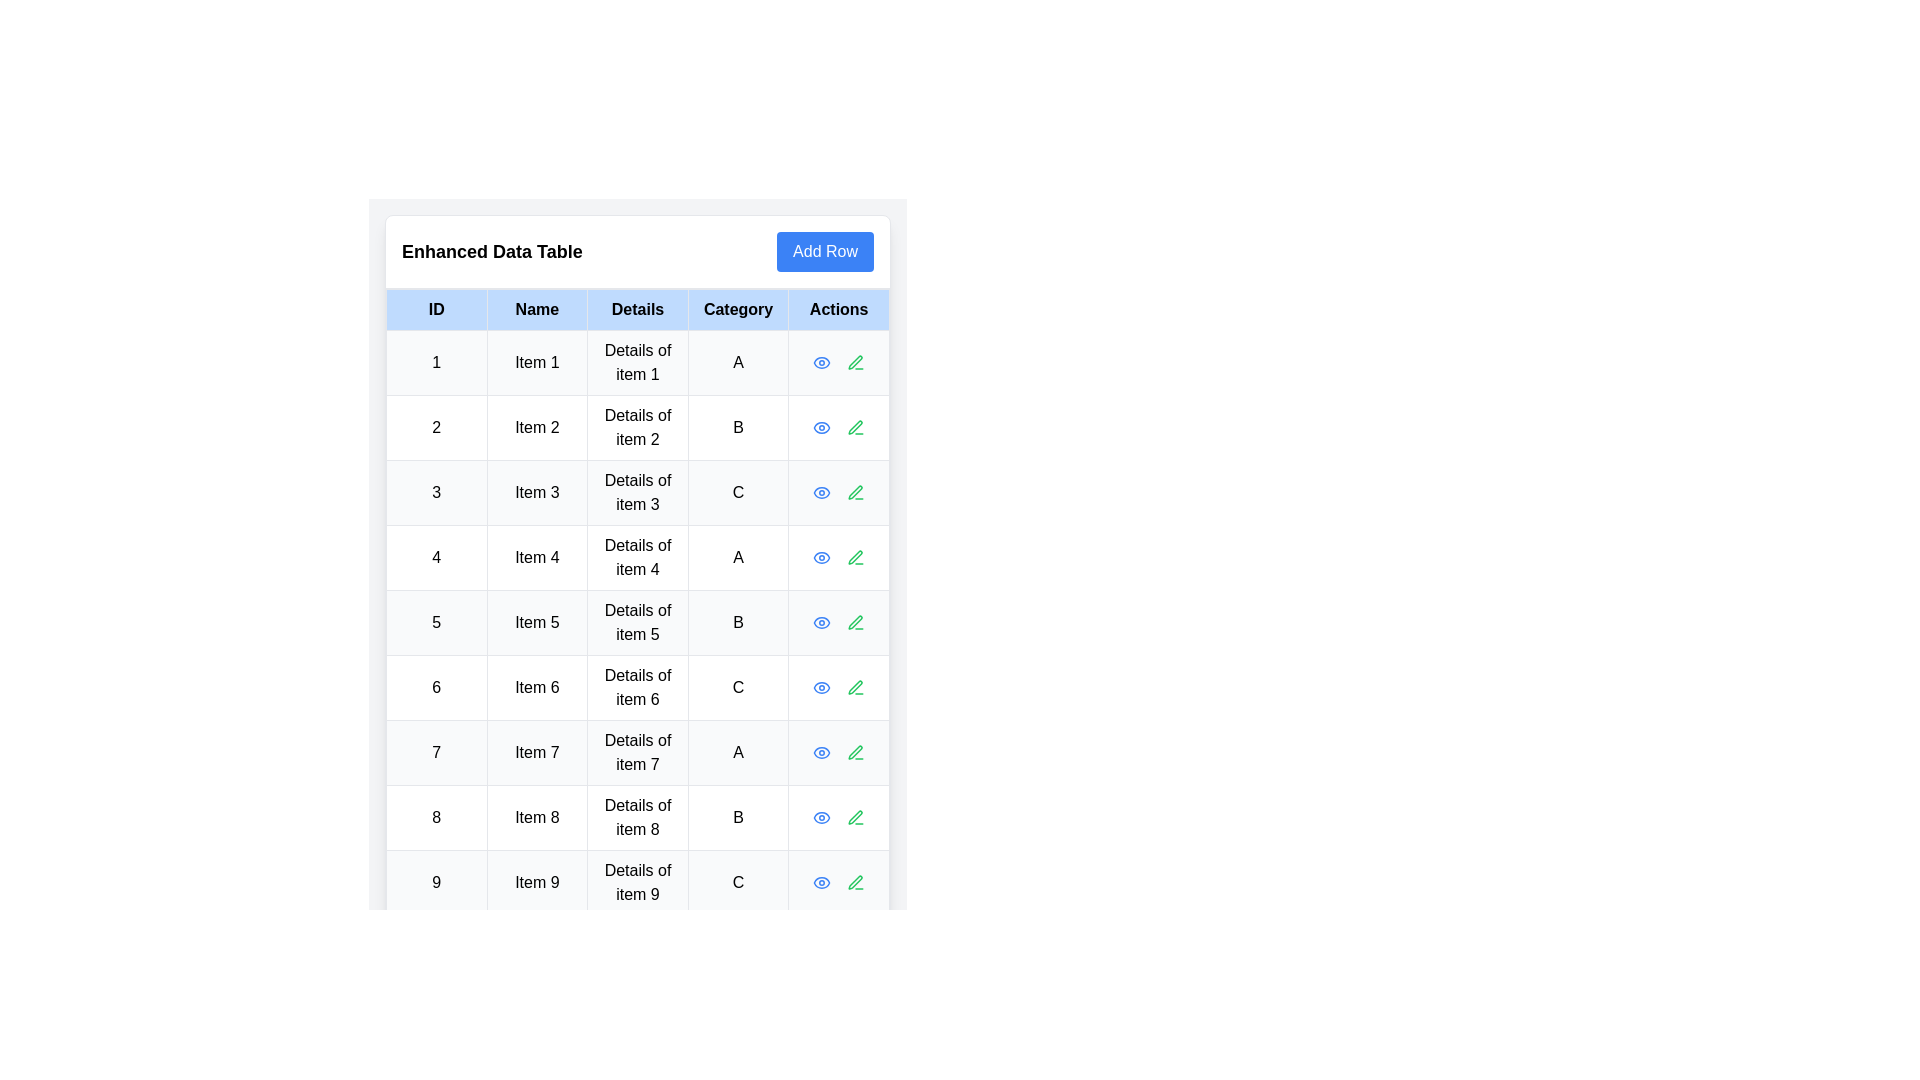 The height and width of the screenshot is (1080, 1920). What do you see at coordinates (856, 882) in the screenshot?
I see `the Interactive icon button located in the bottom right corner of the table, specifically the pen icon in the 'Actions' column for 'Item 9'` at bounding box center [856, 882].